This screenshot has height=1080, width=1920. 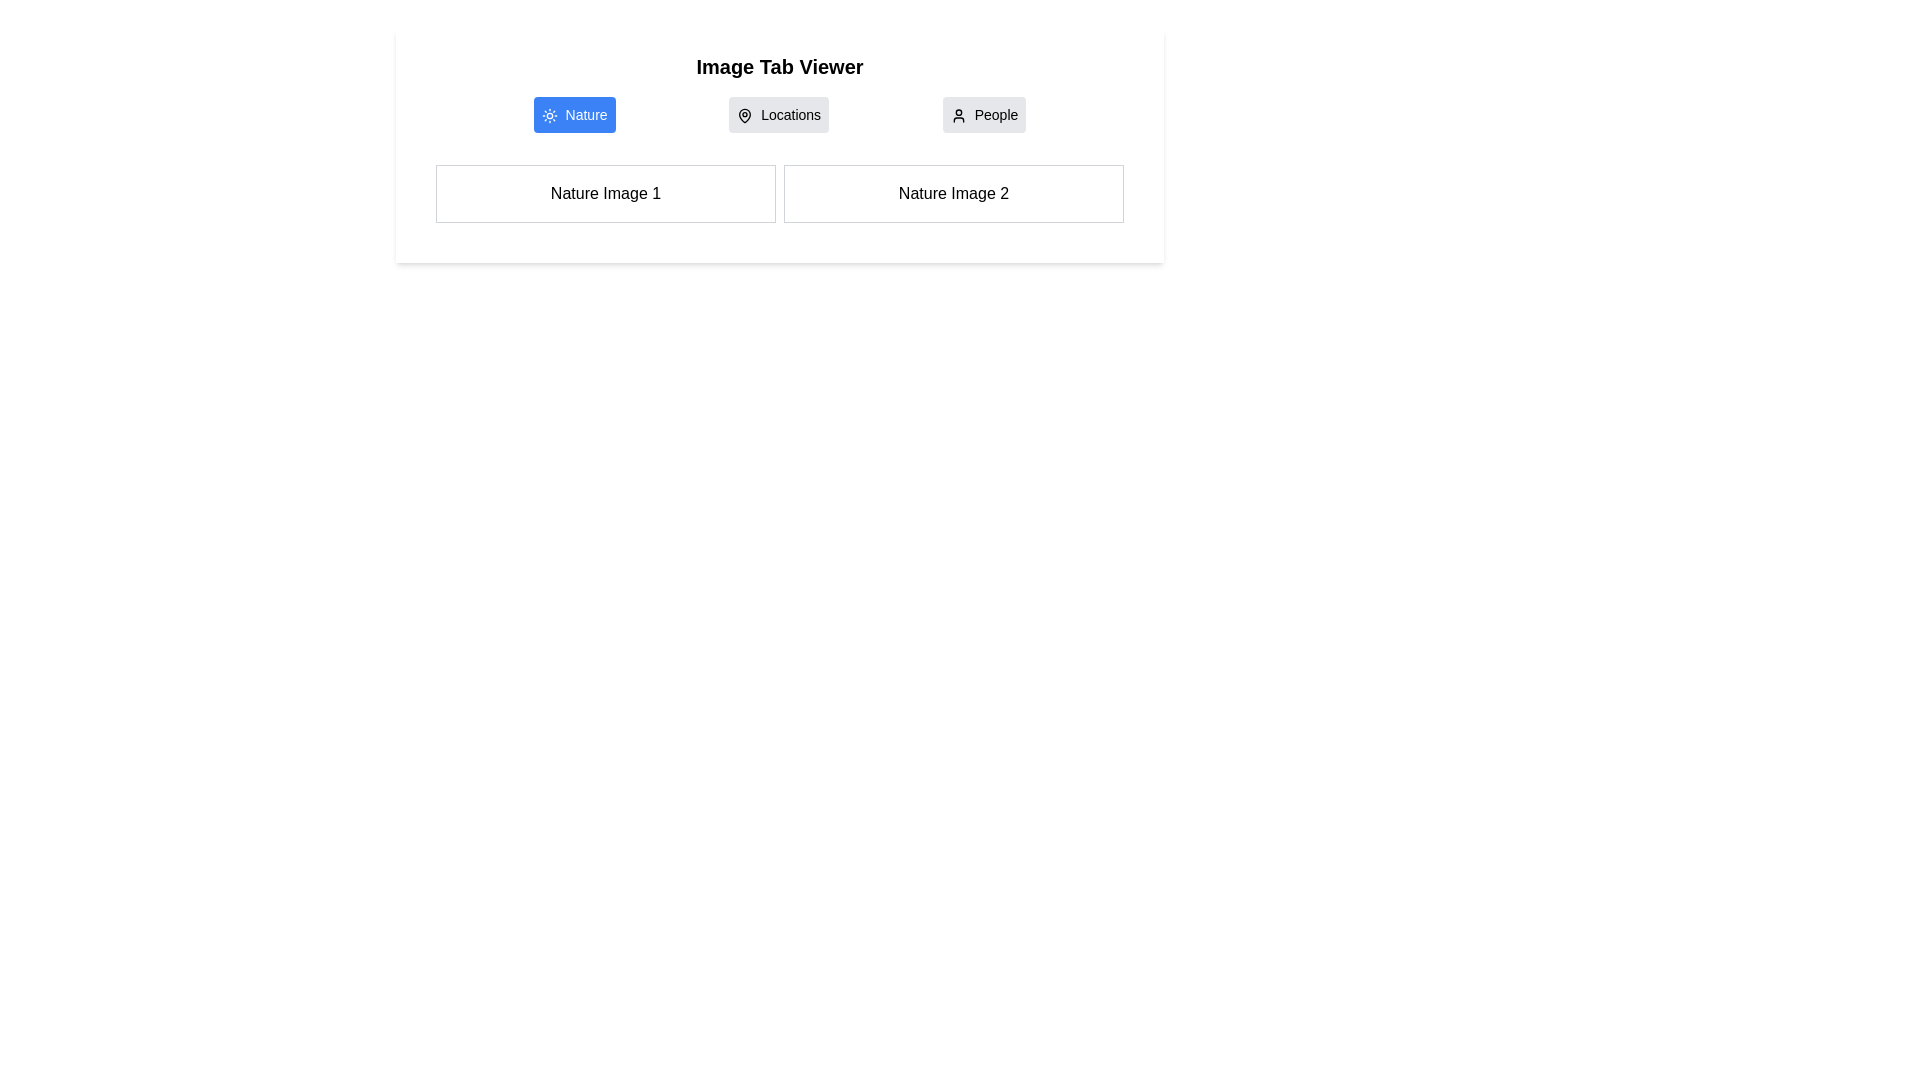 What do you see at coordinates (984, 115) in the screenshot?
I see `the 'People' button, which is the third button from the left in a group of three buttons, featuring a user silhouette icon and black text on a light gray background` at bounding box center [984, 115].